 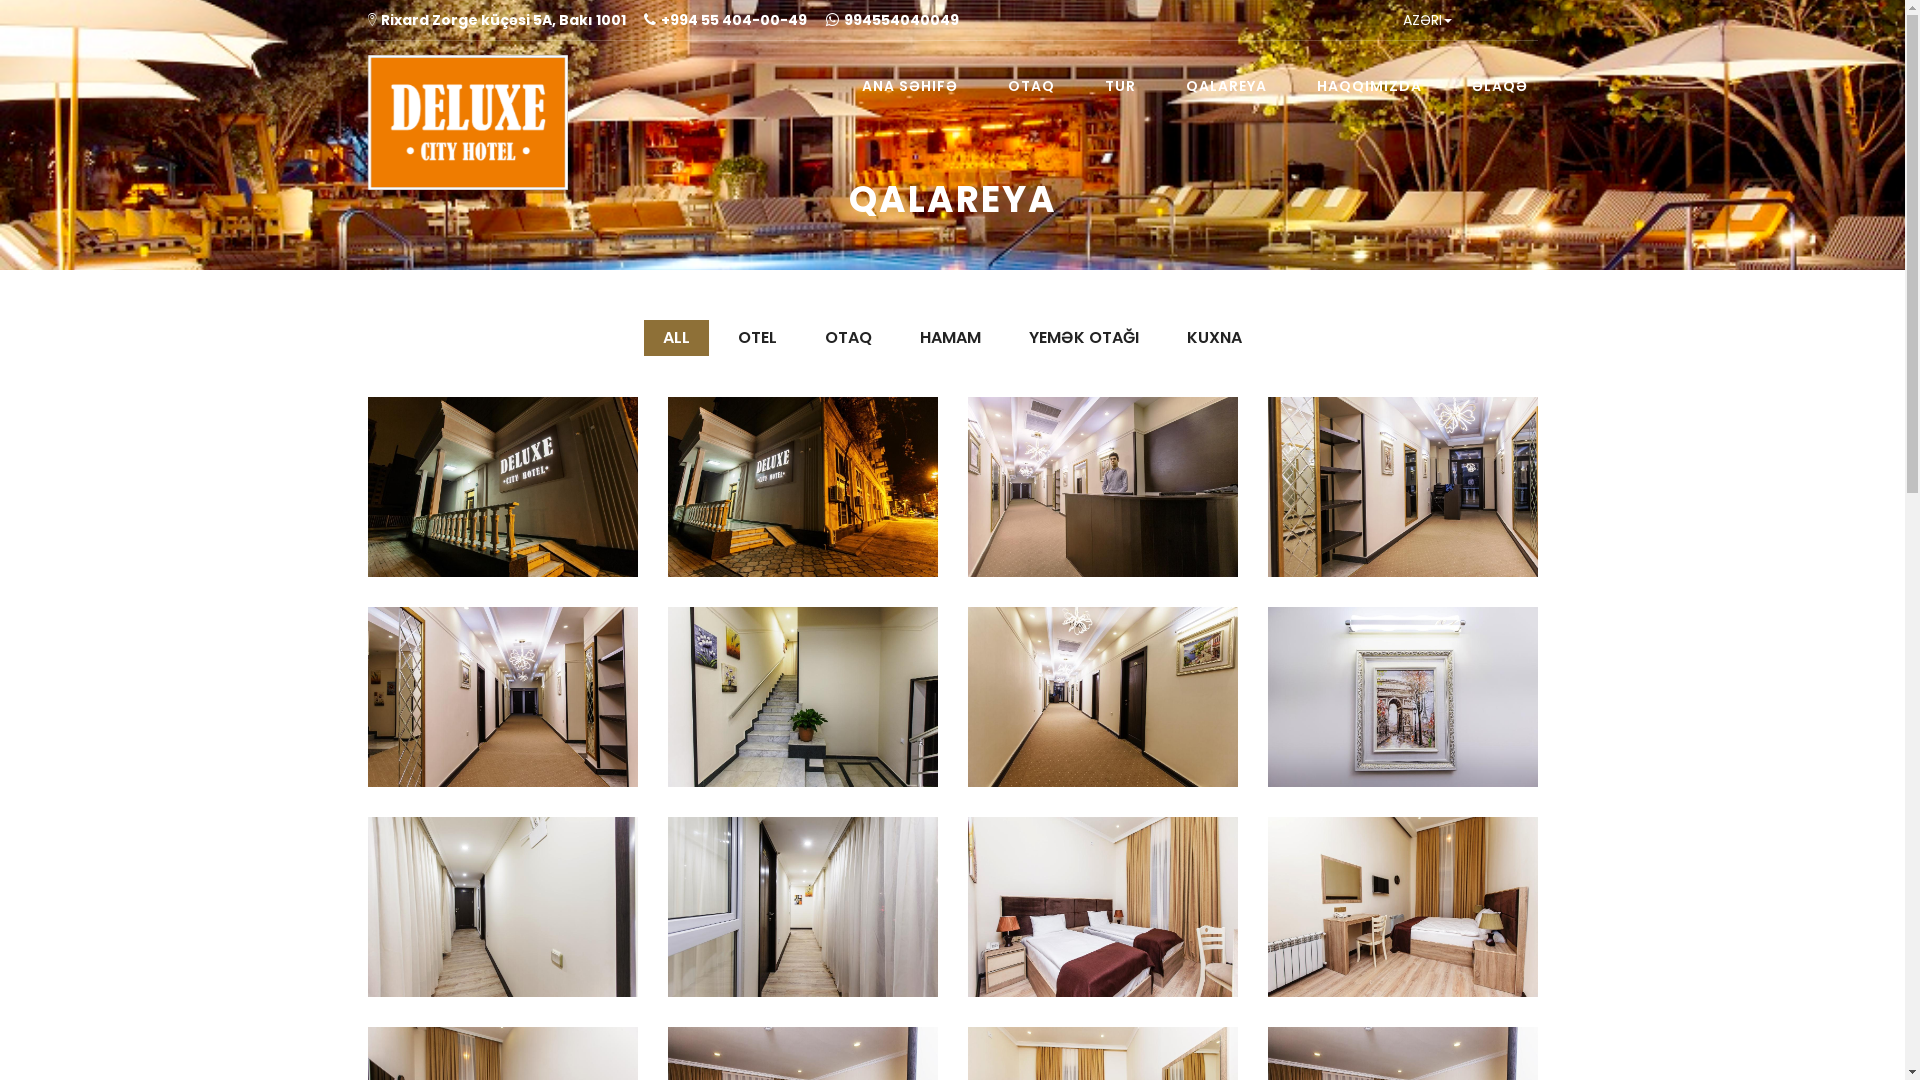 What do you see at coordinates (458, 64) in the screenshot?
I see `'Deluxecityhotel'` at bounding box center [458, 64].